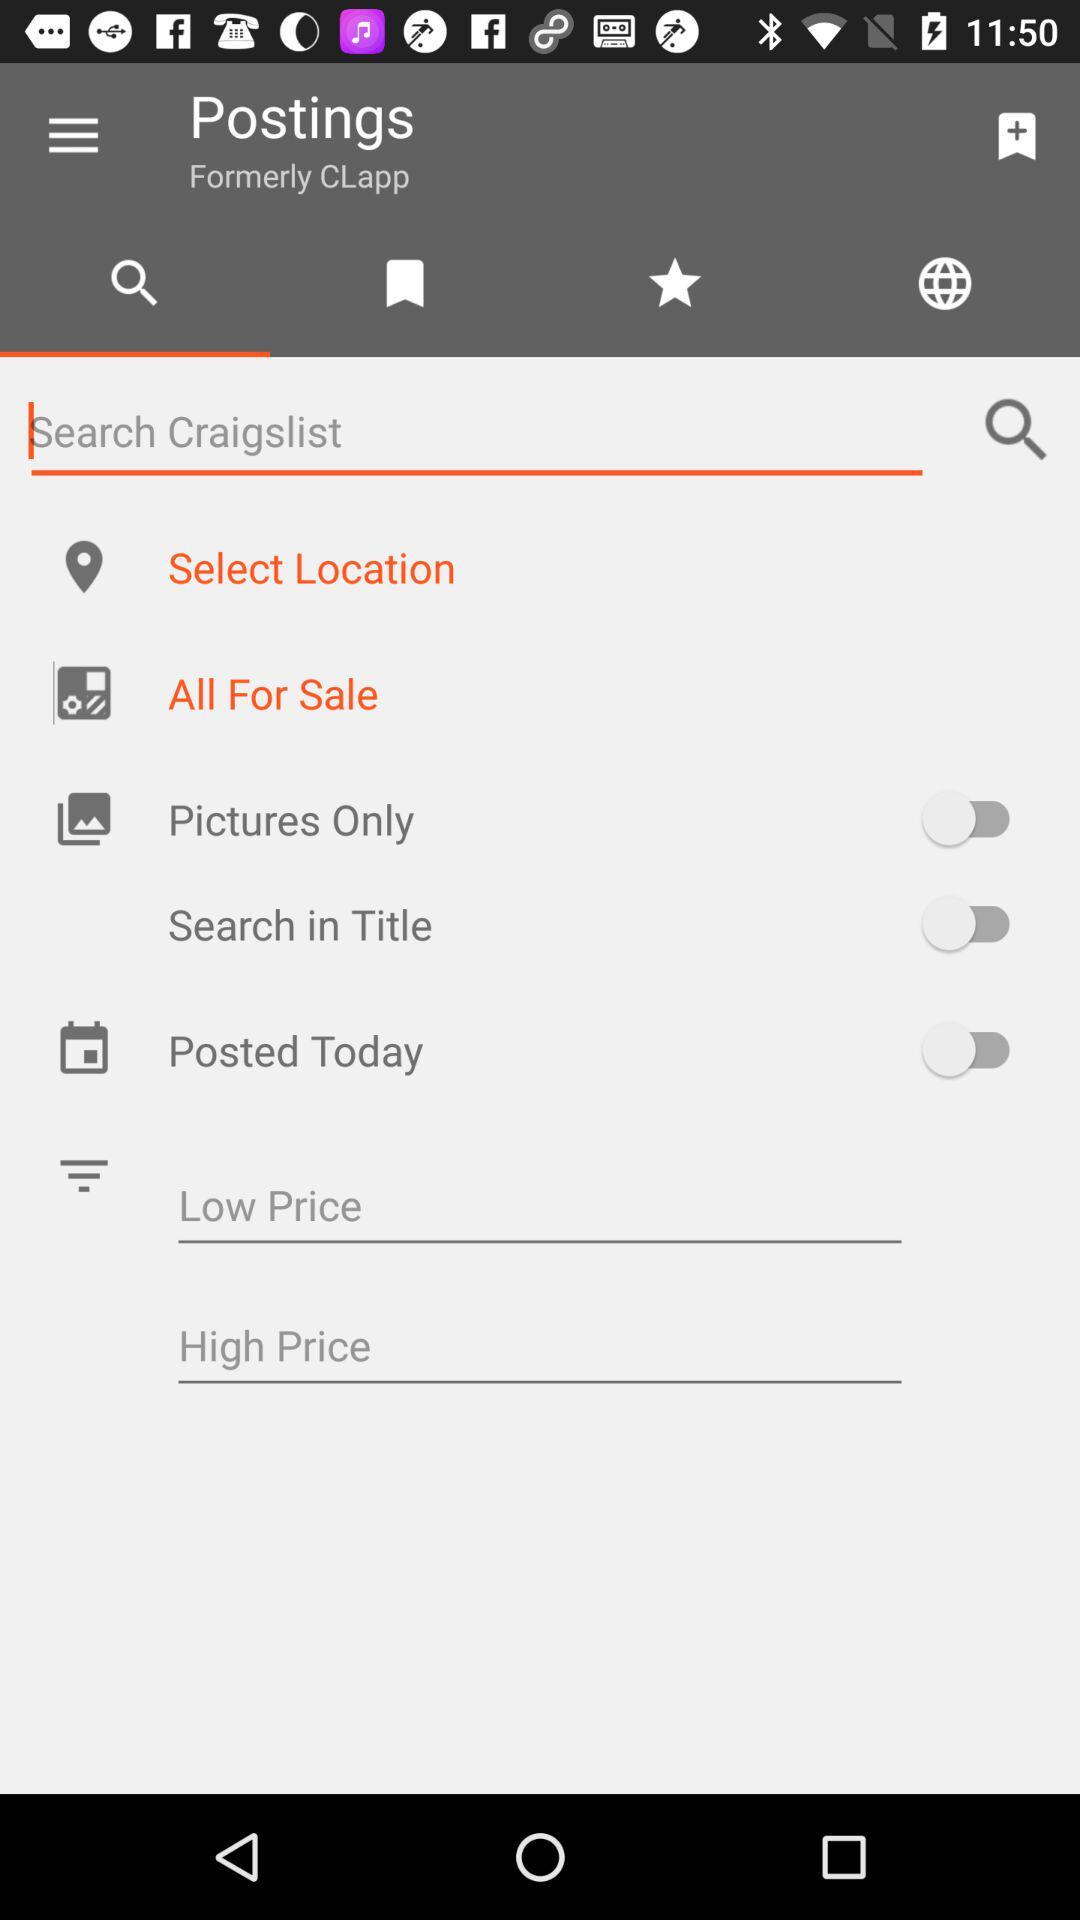  I want to click on posted today toggle, so click(974, 1048).